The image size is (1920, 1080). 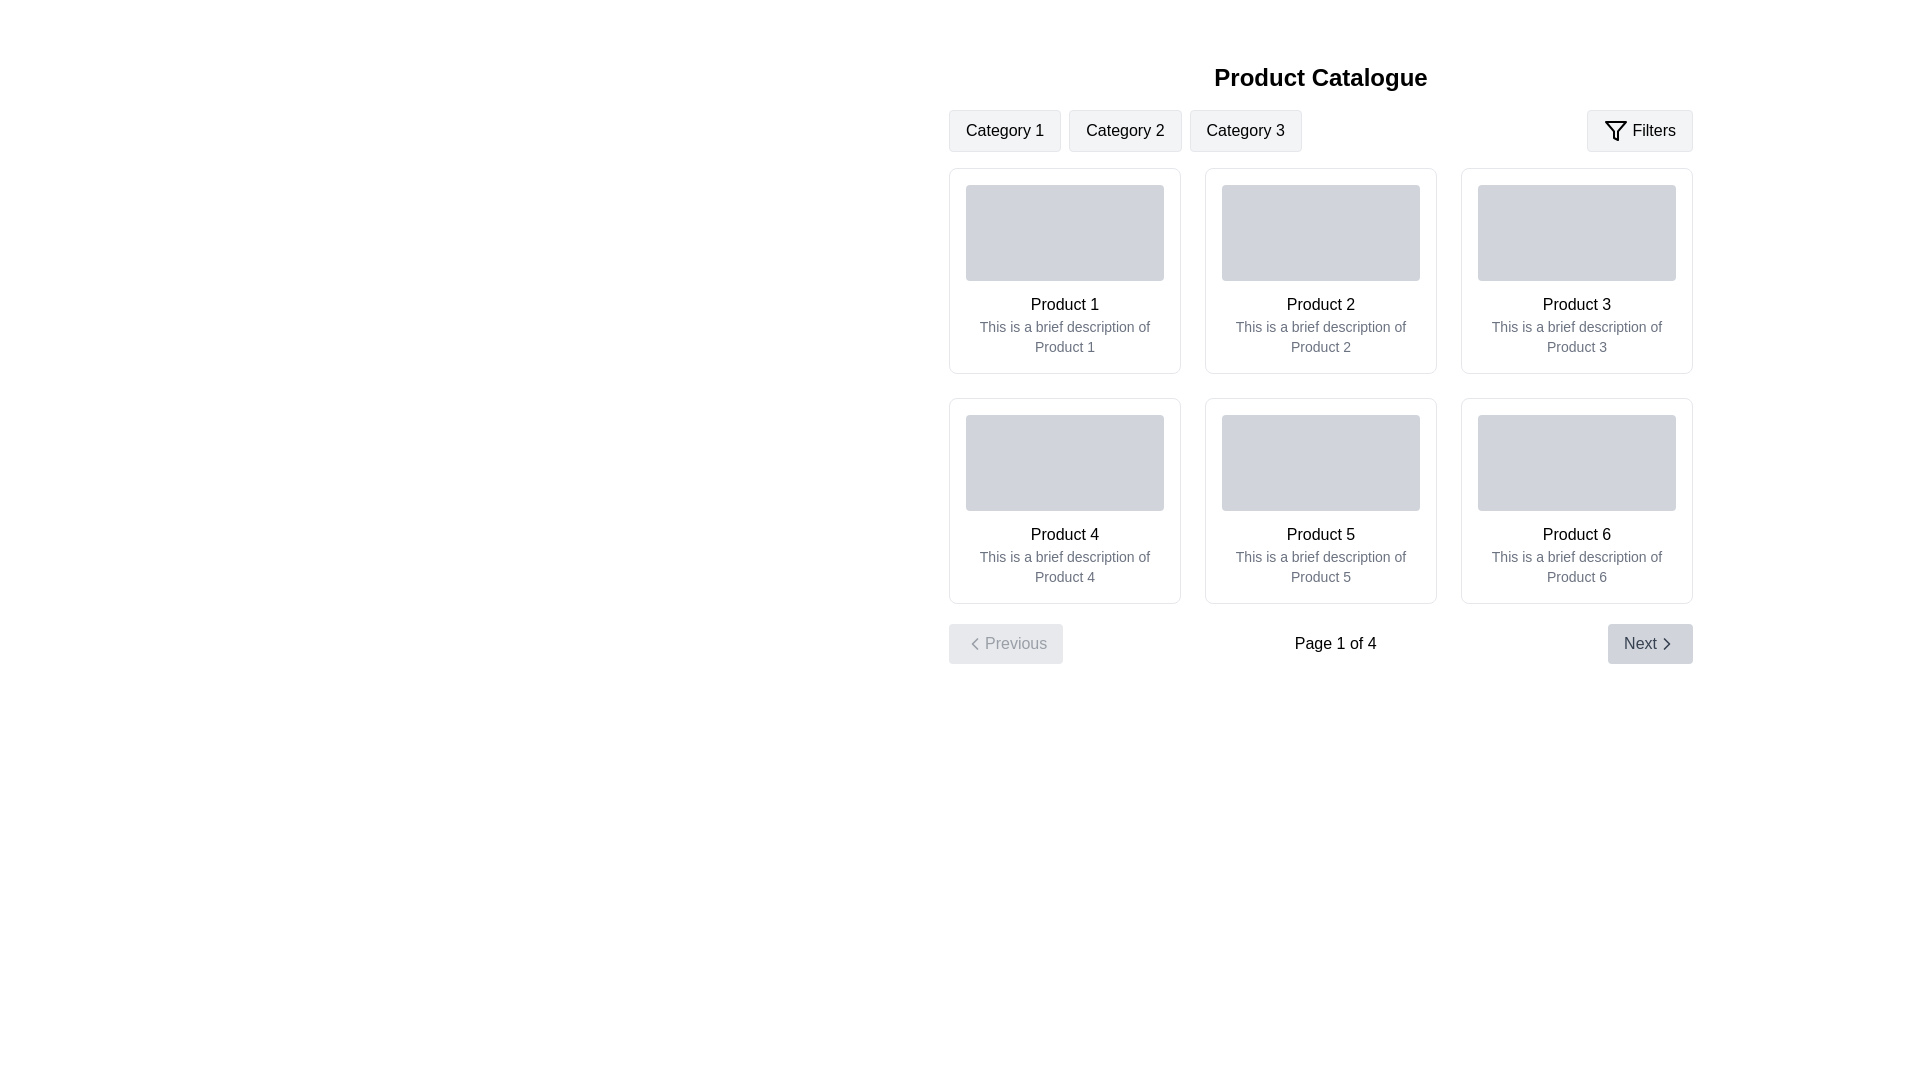 I want to click on the text label displaying 'Product 4' for accessibility purposes, so click(x=1064, y=534).